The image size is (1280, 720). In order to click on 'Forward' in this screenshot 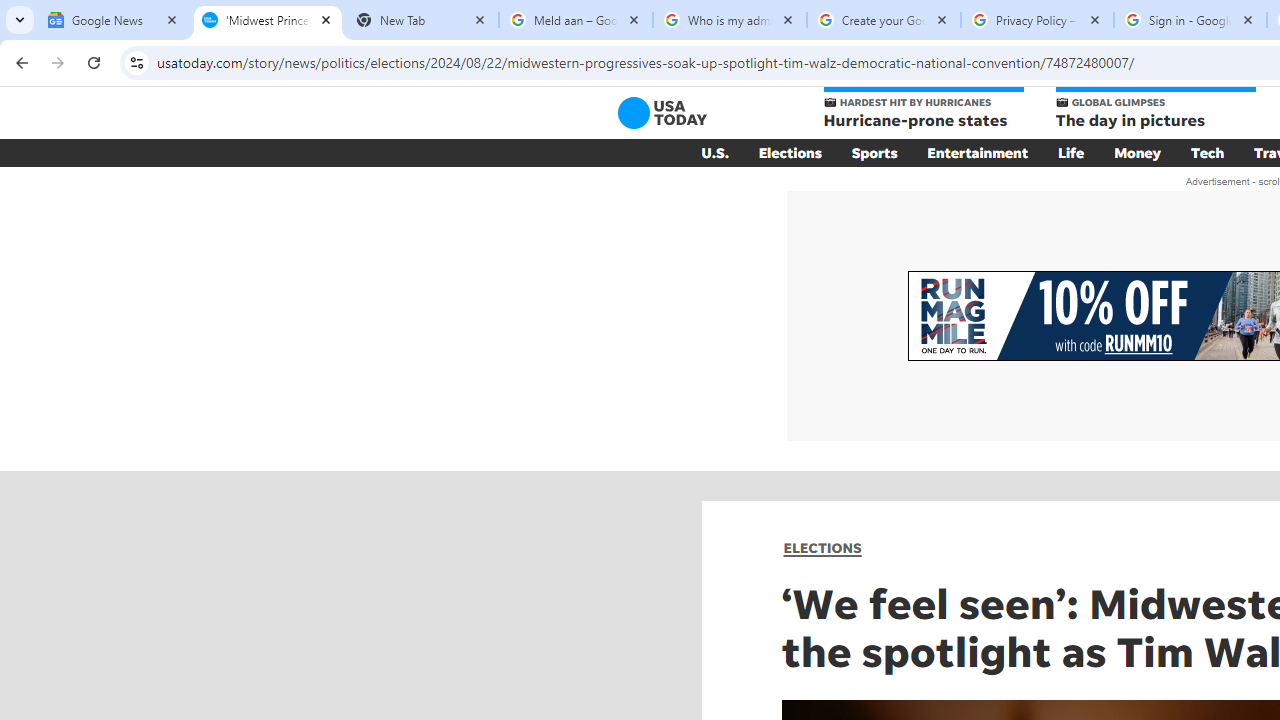, I will do `click(58, 61)`.